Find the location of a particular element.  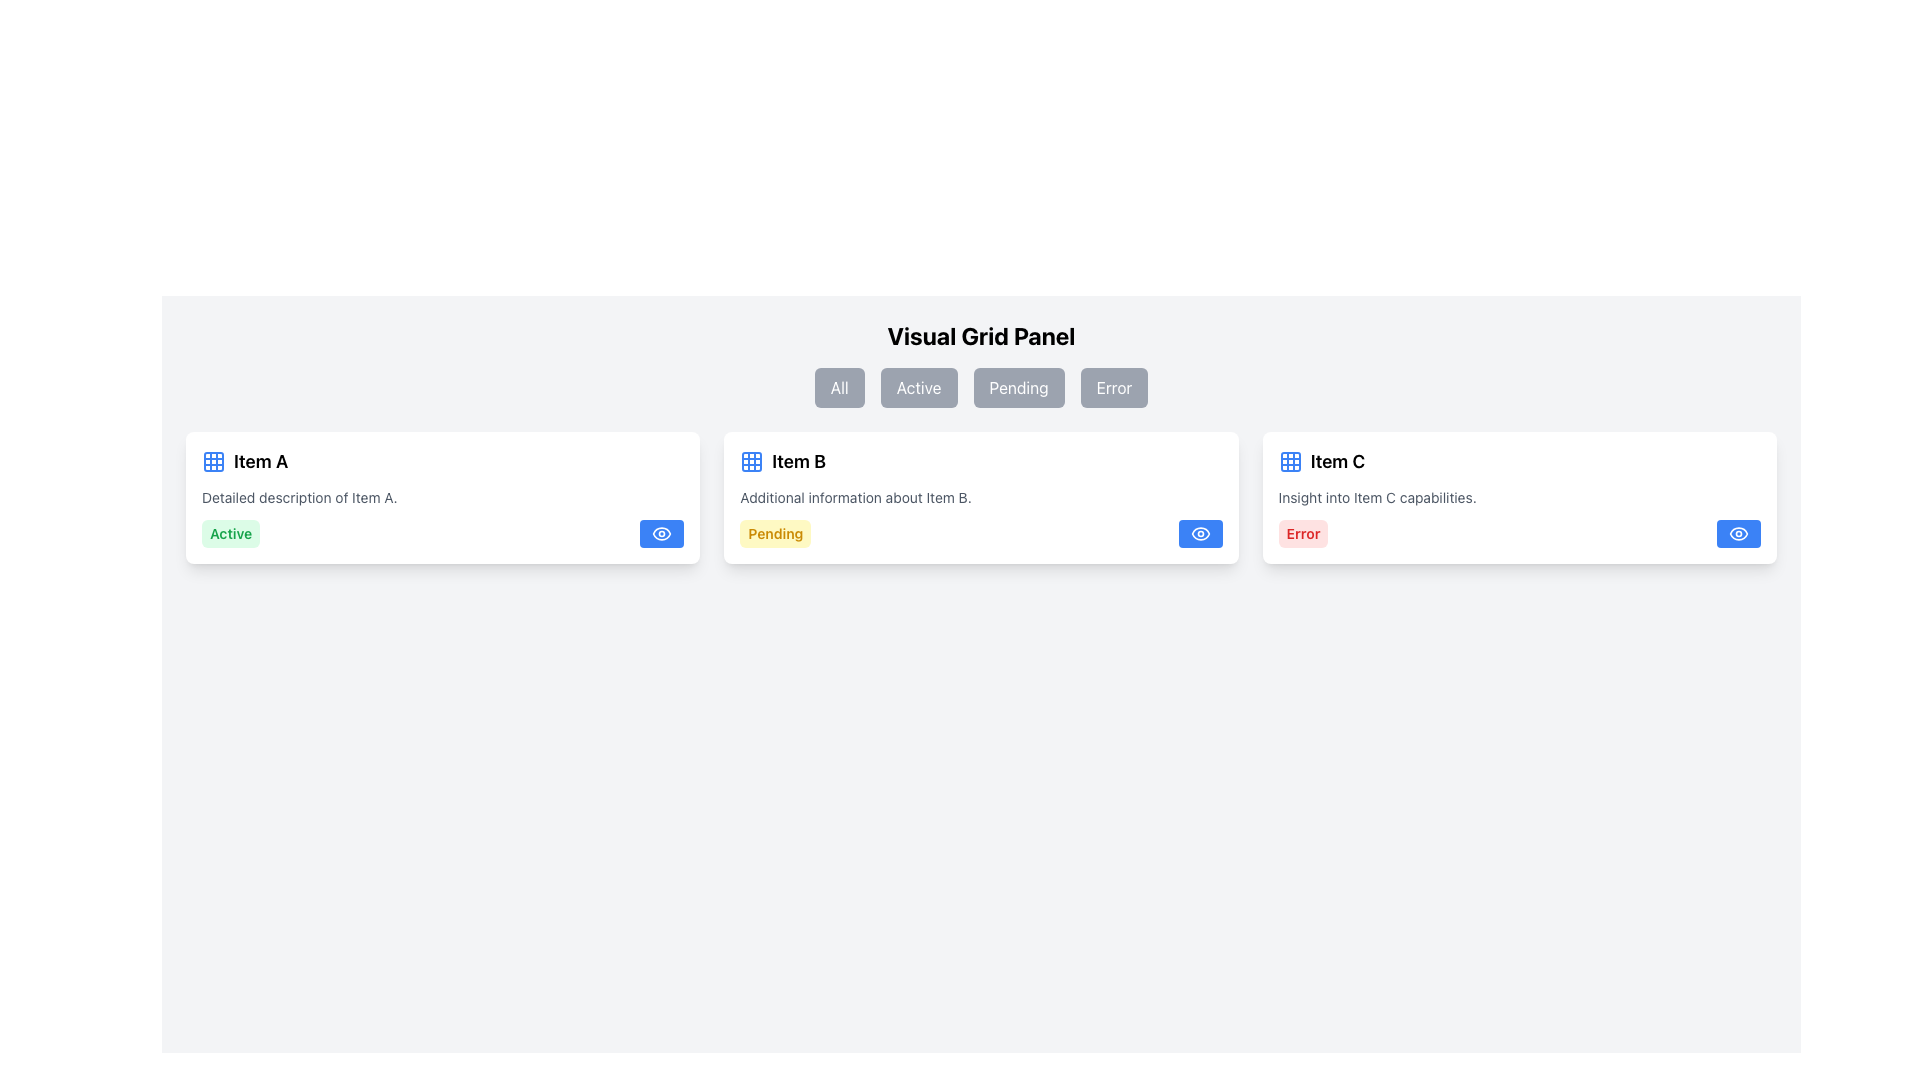

the 'Active' filter button, which is the second button in a row of four, located between the 'All' and 'Pending' buttons at the top of the interface is located at coordinates (918, 388).